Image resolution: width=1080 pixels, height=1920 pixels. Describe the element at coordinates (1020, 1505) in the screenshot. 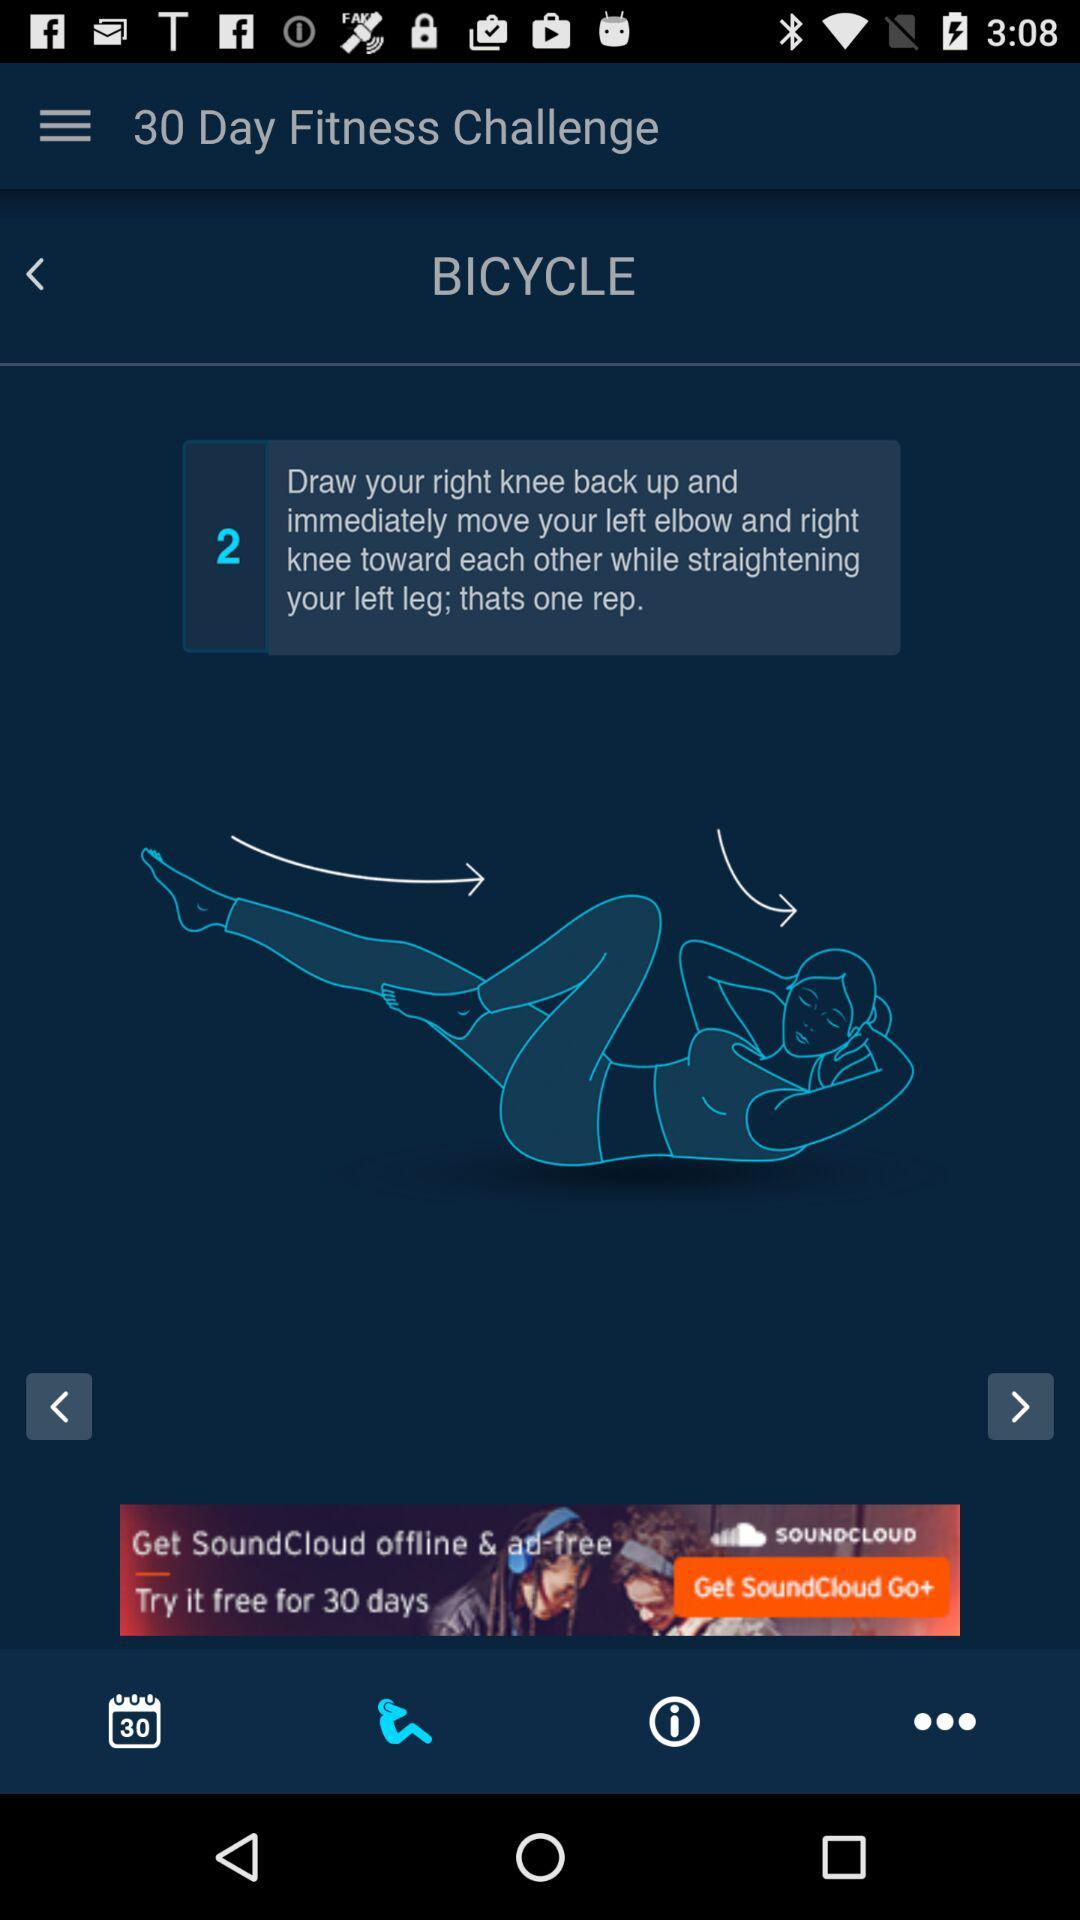

I see `the arrow_forward icon` at that location.